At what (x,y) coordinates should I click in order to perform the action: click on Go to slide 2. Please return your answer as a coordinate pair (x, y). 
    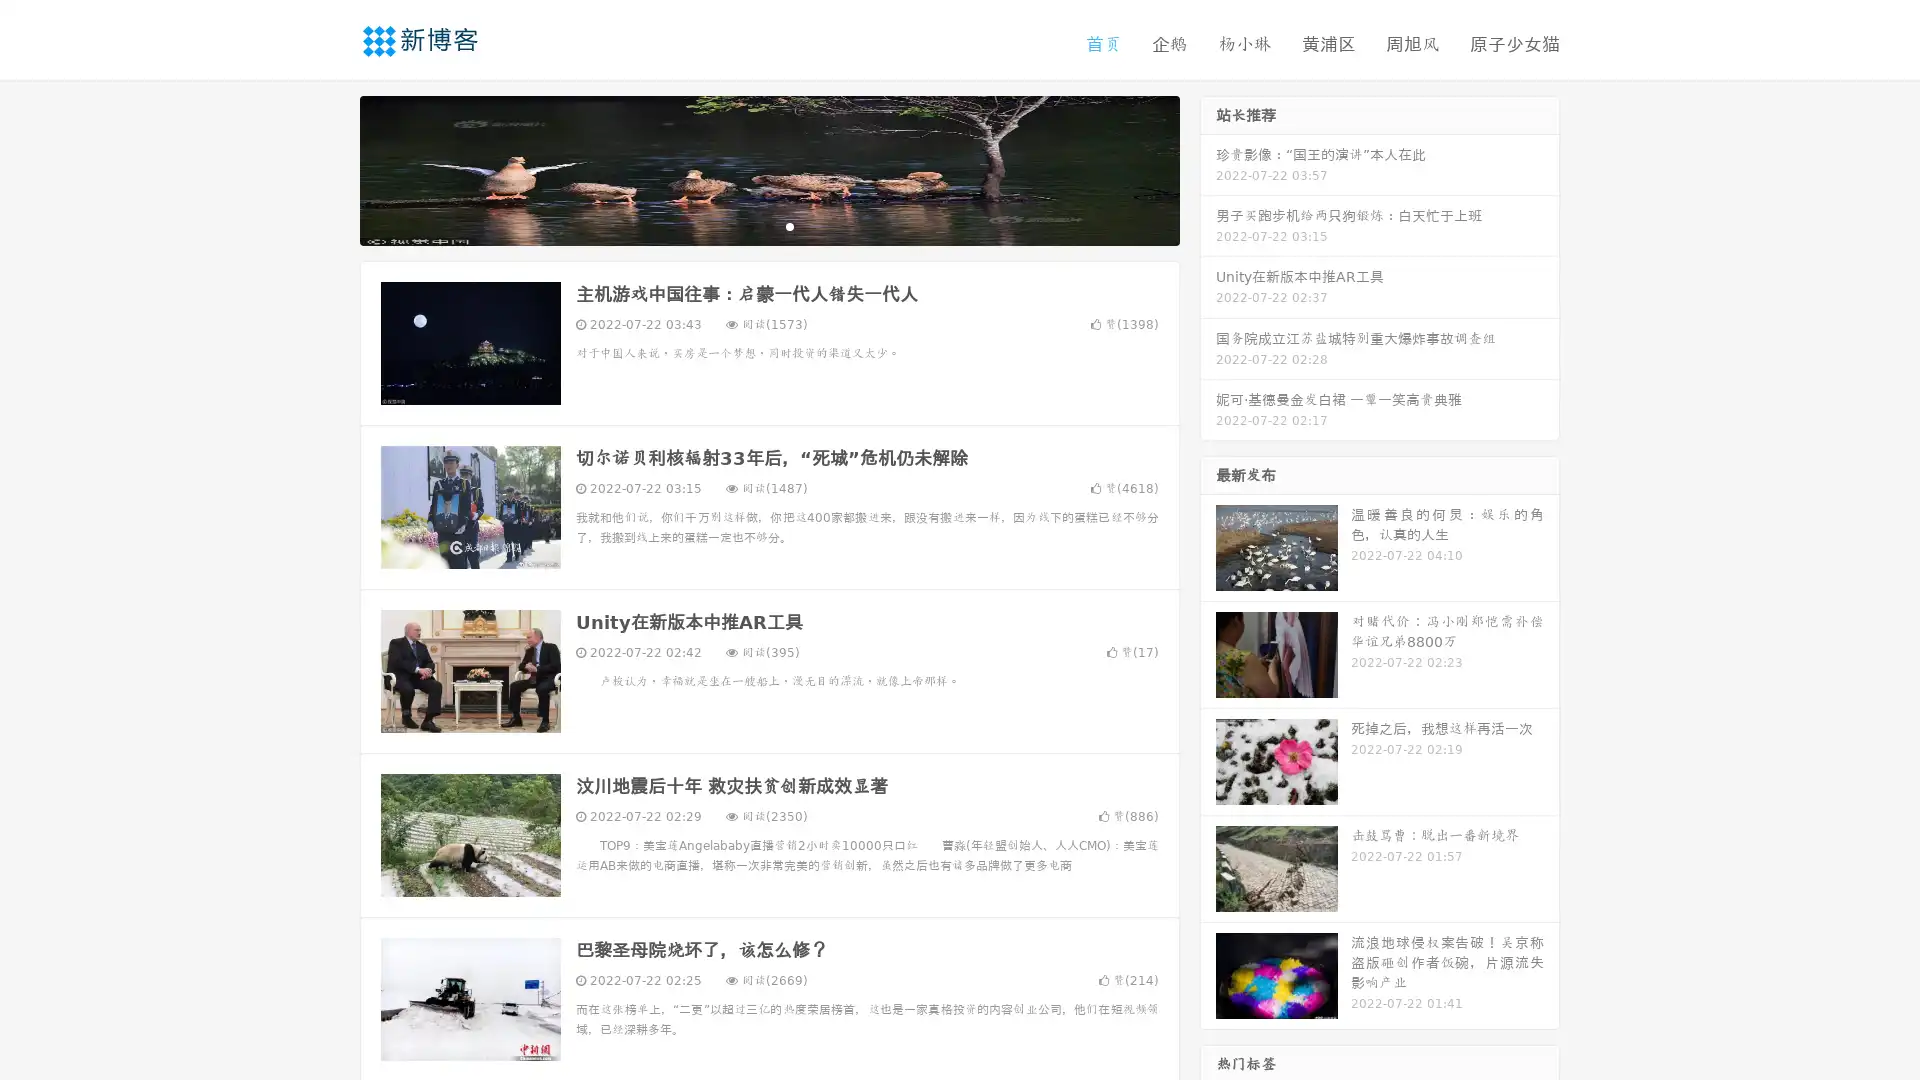
    Looking at the image, I should click on (768, 225).